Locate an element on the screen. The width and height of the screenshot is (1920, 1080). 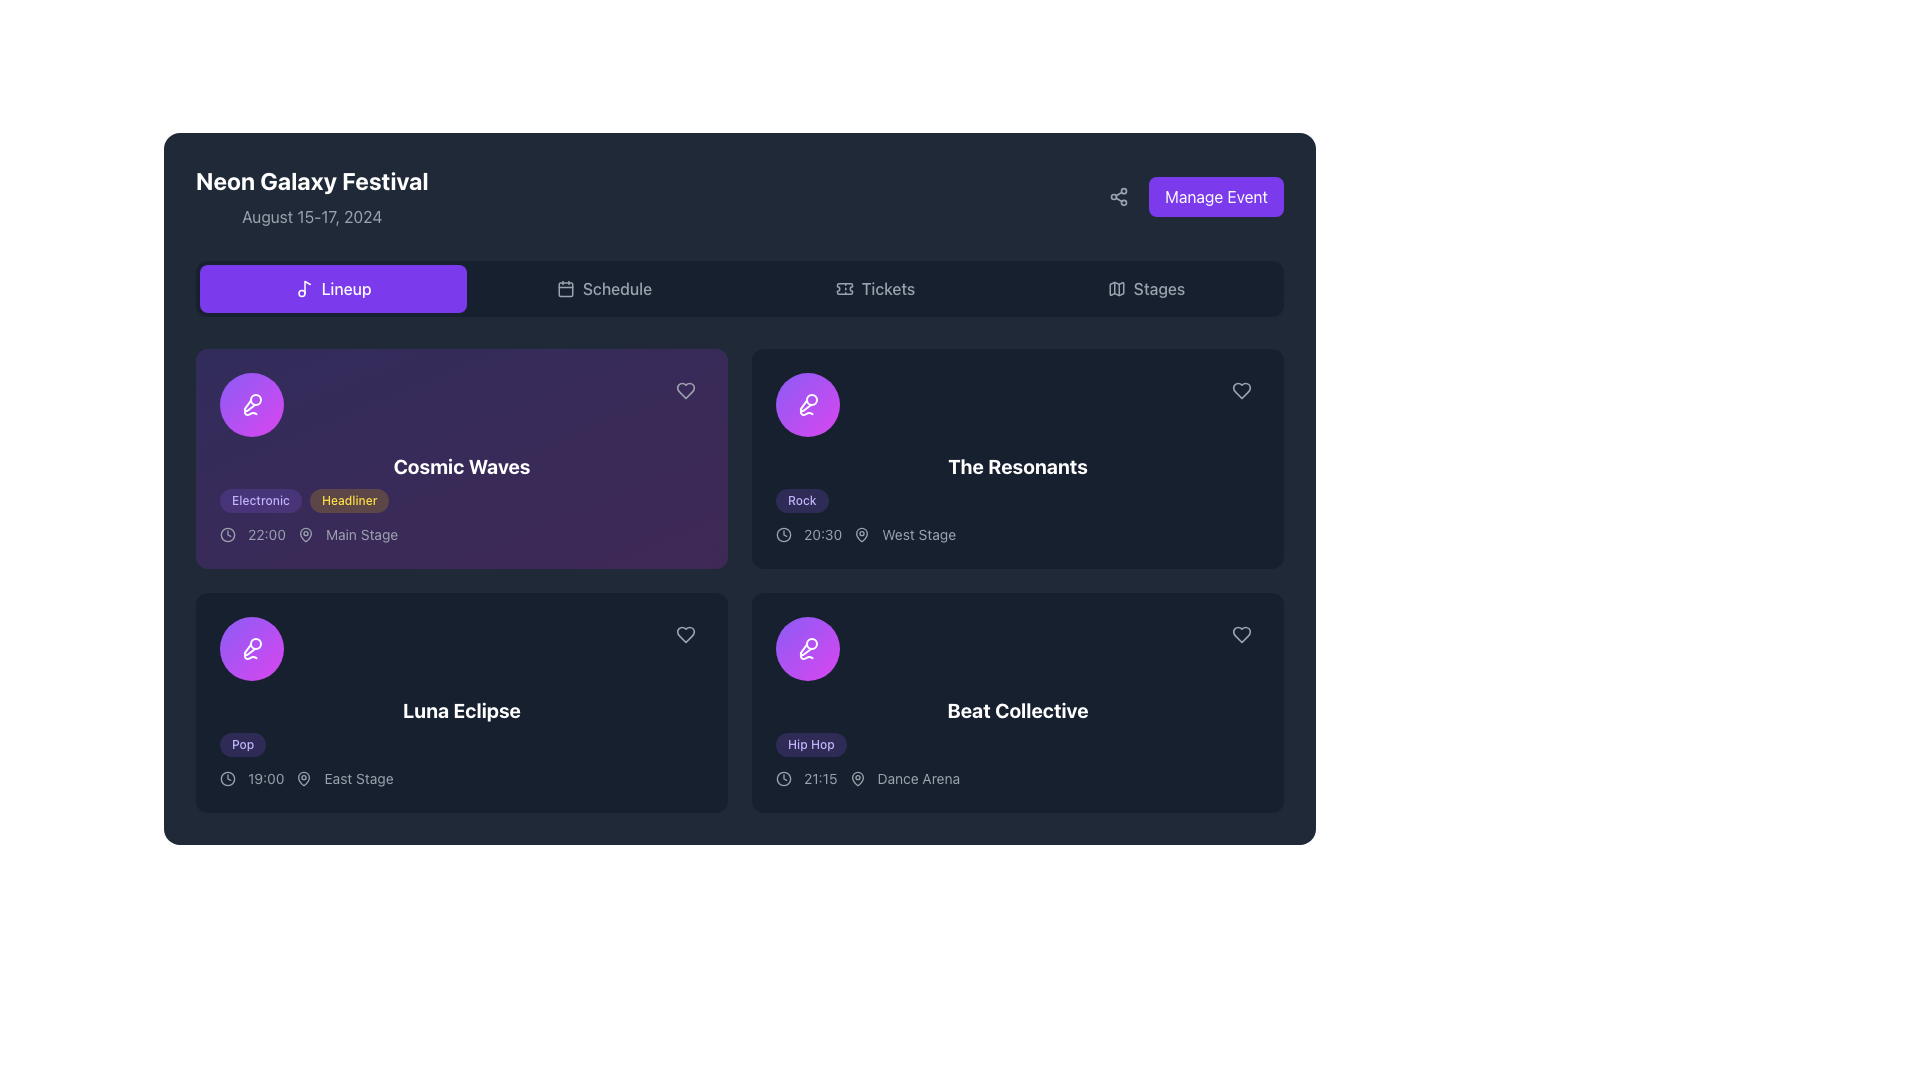
the graphical or decorative element located in the top-right corner of 'The Resonants' card icon is located at coordinates (811, 644).